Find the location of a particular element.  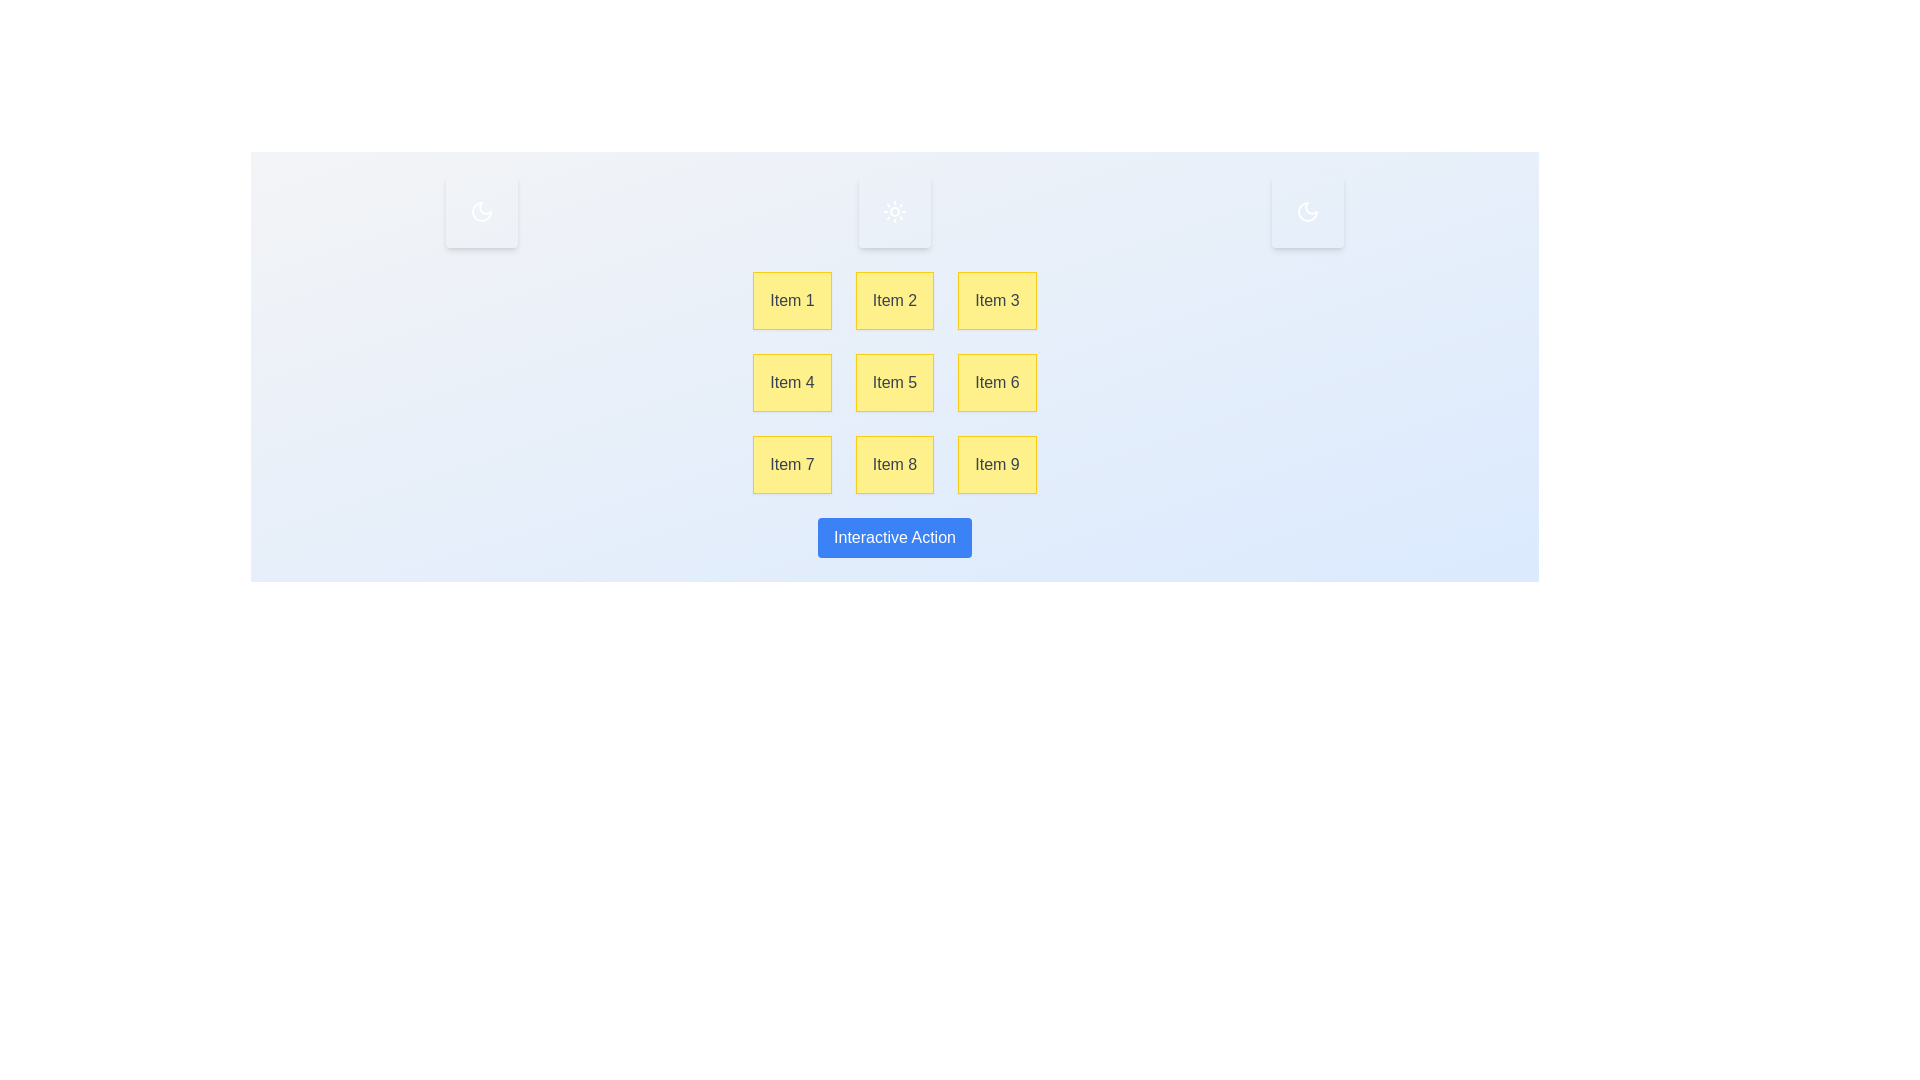

the static text label 'Item 8' which is located in the third row, second column of the grid layout, surrounded by 'Item 7' and 'Item 9' is located at coordinates (893, 465).